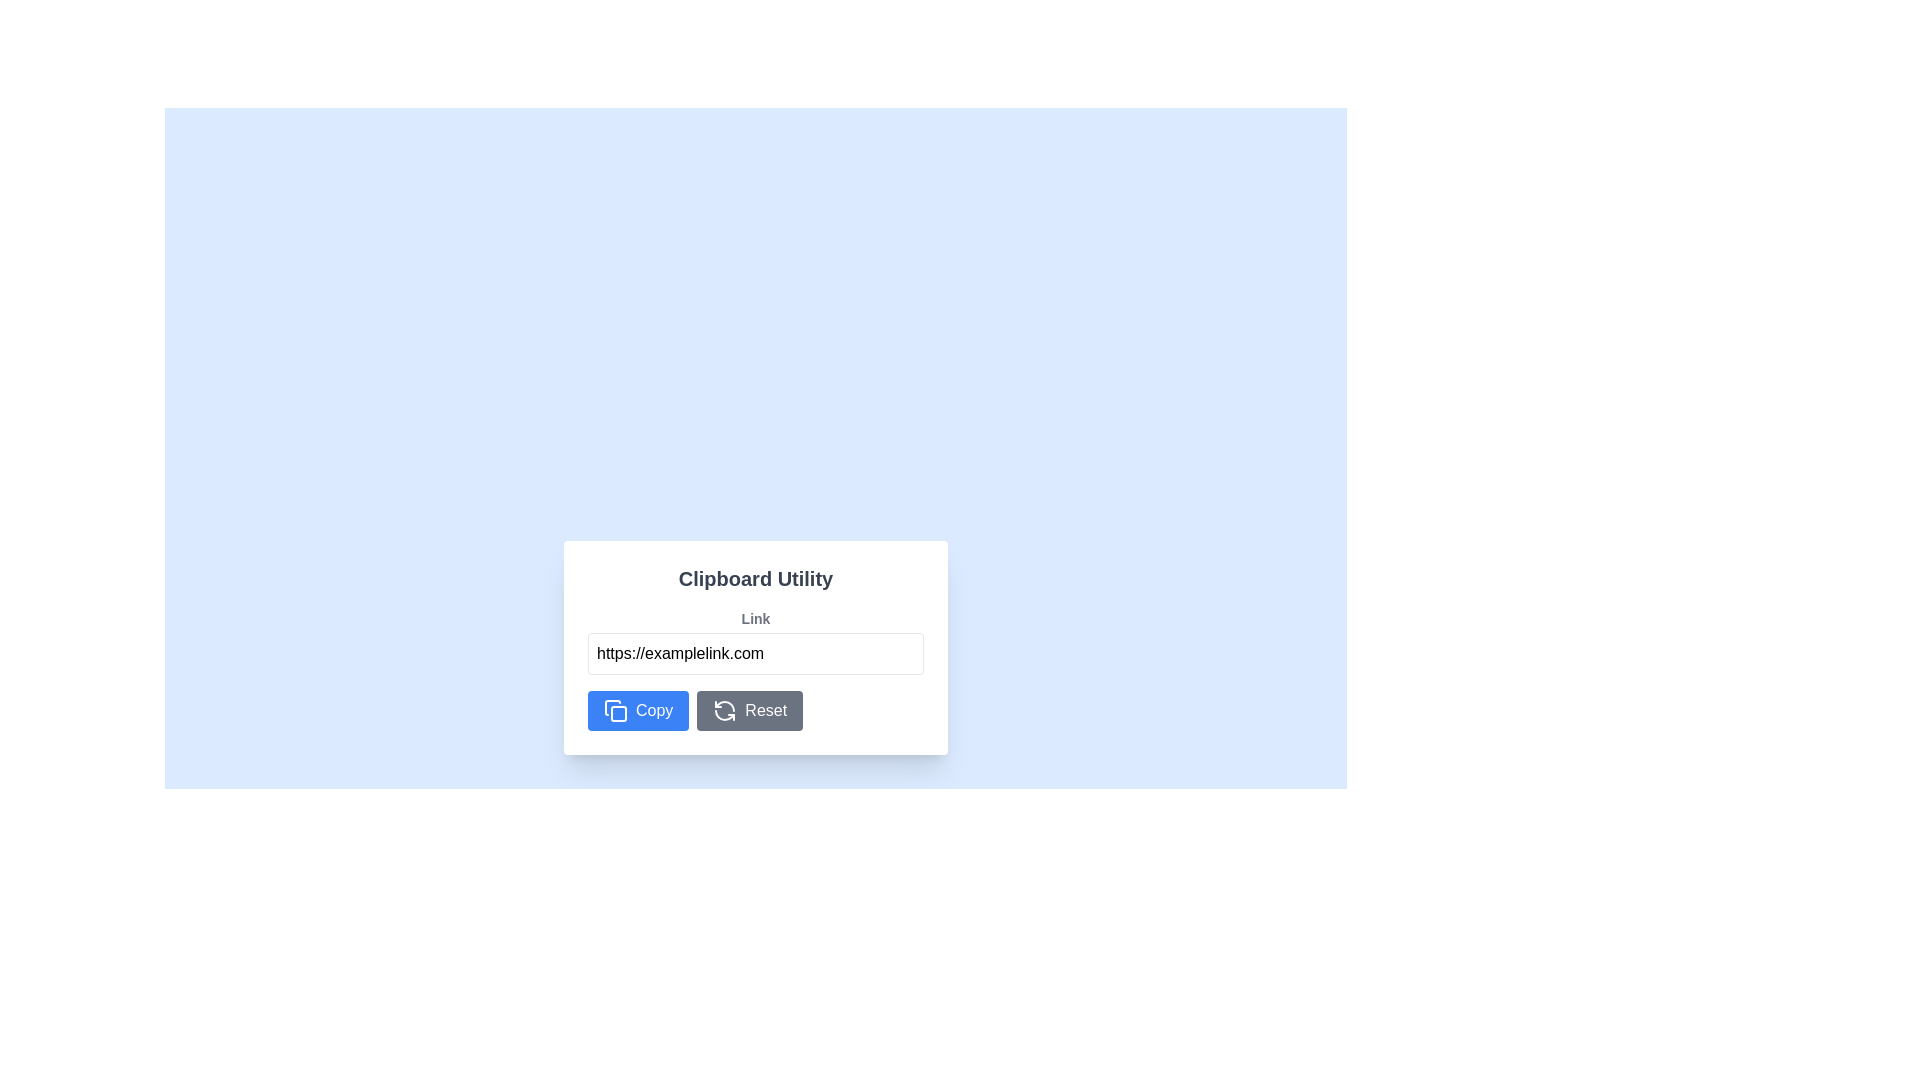 Image resolution: width=1920 pixels, height=1080 pixels. Describe the element at coordinates (612, 707) in the screenshot. I see `the graphic representation of the document icon within the 'Copy' button located in the lower section of the modal interface, to the left of the 'Copy' text label` at that location.